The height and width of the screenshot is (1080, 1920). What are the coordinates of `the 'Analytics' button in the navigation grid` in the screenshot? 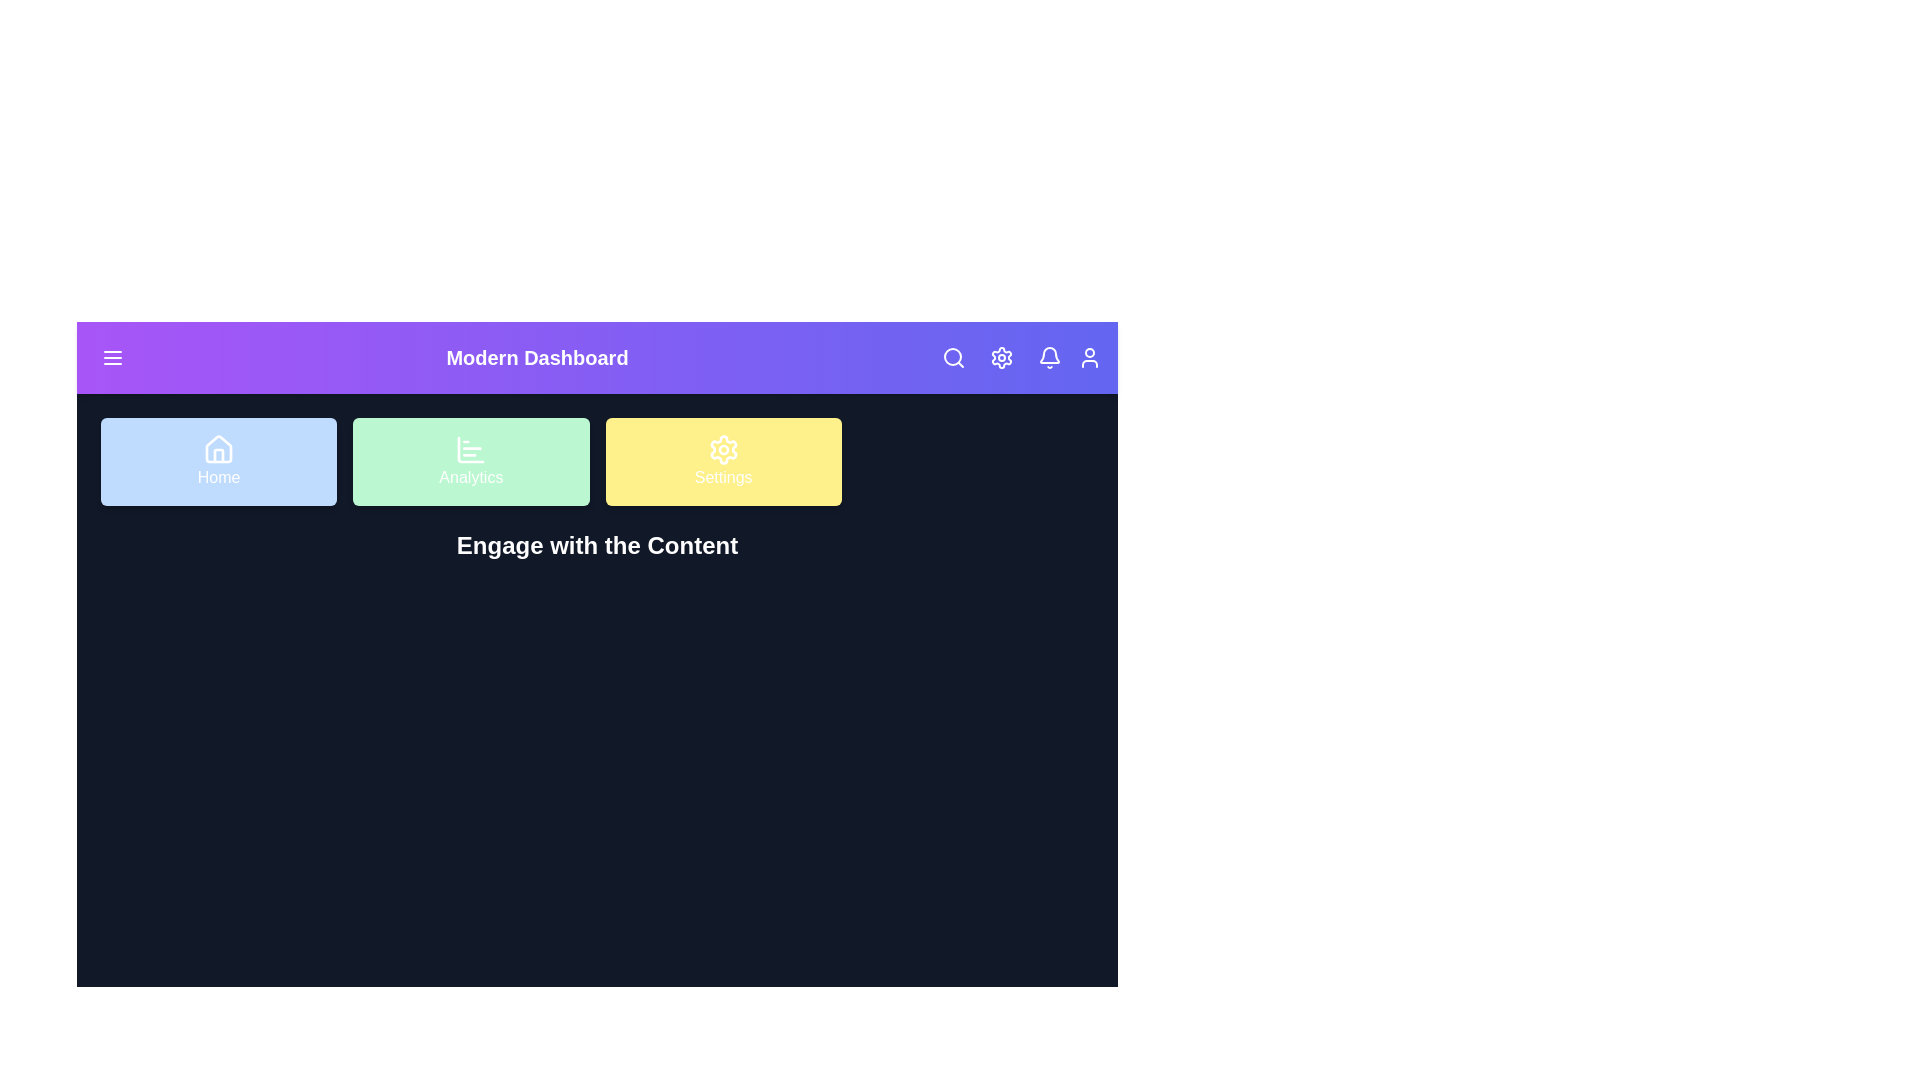 It's located at (470, 462).